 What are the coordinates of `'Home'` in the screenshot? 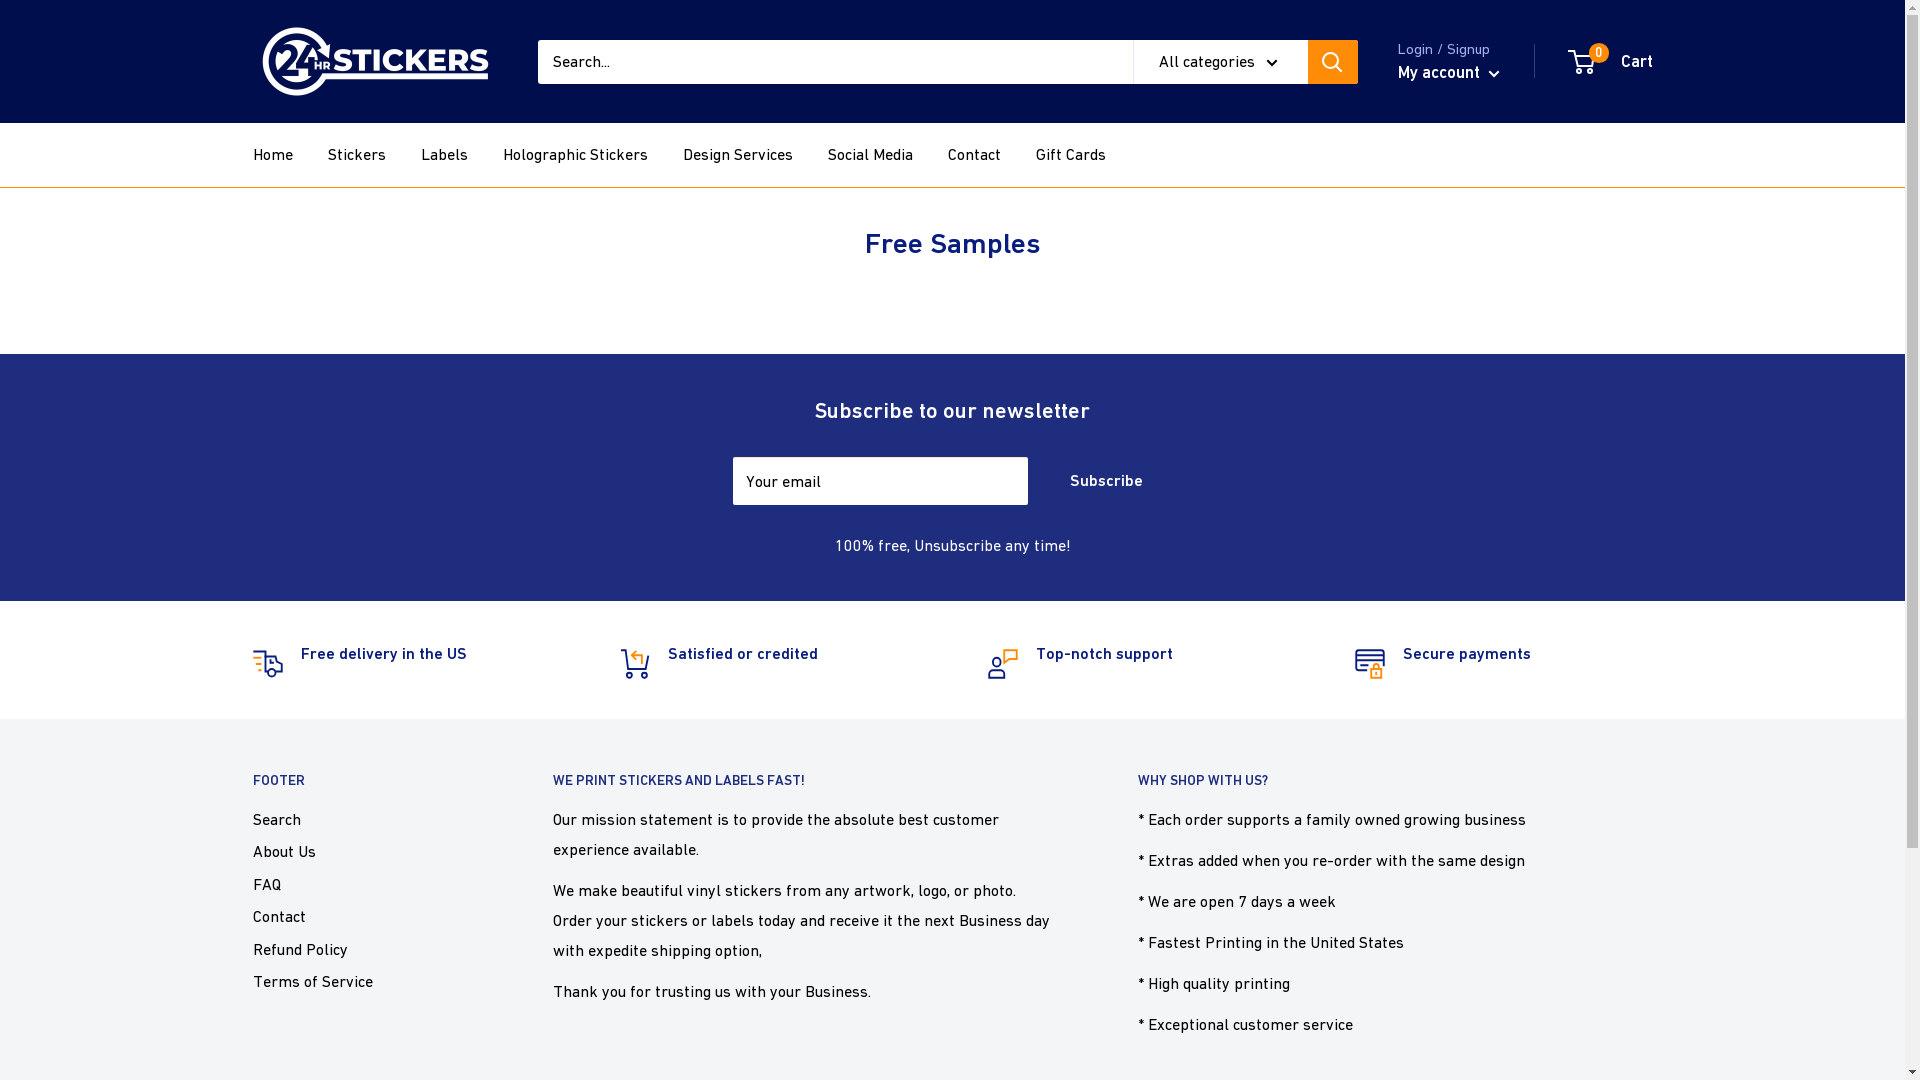 It's located at (271, 153).